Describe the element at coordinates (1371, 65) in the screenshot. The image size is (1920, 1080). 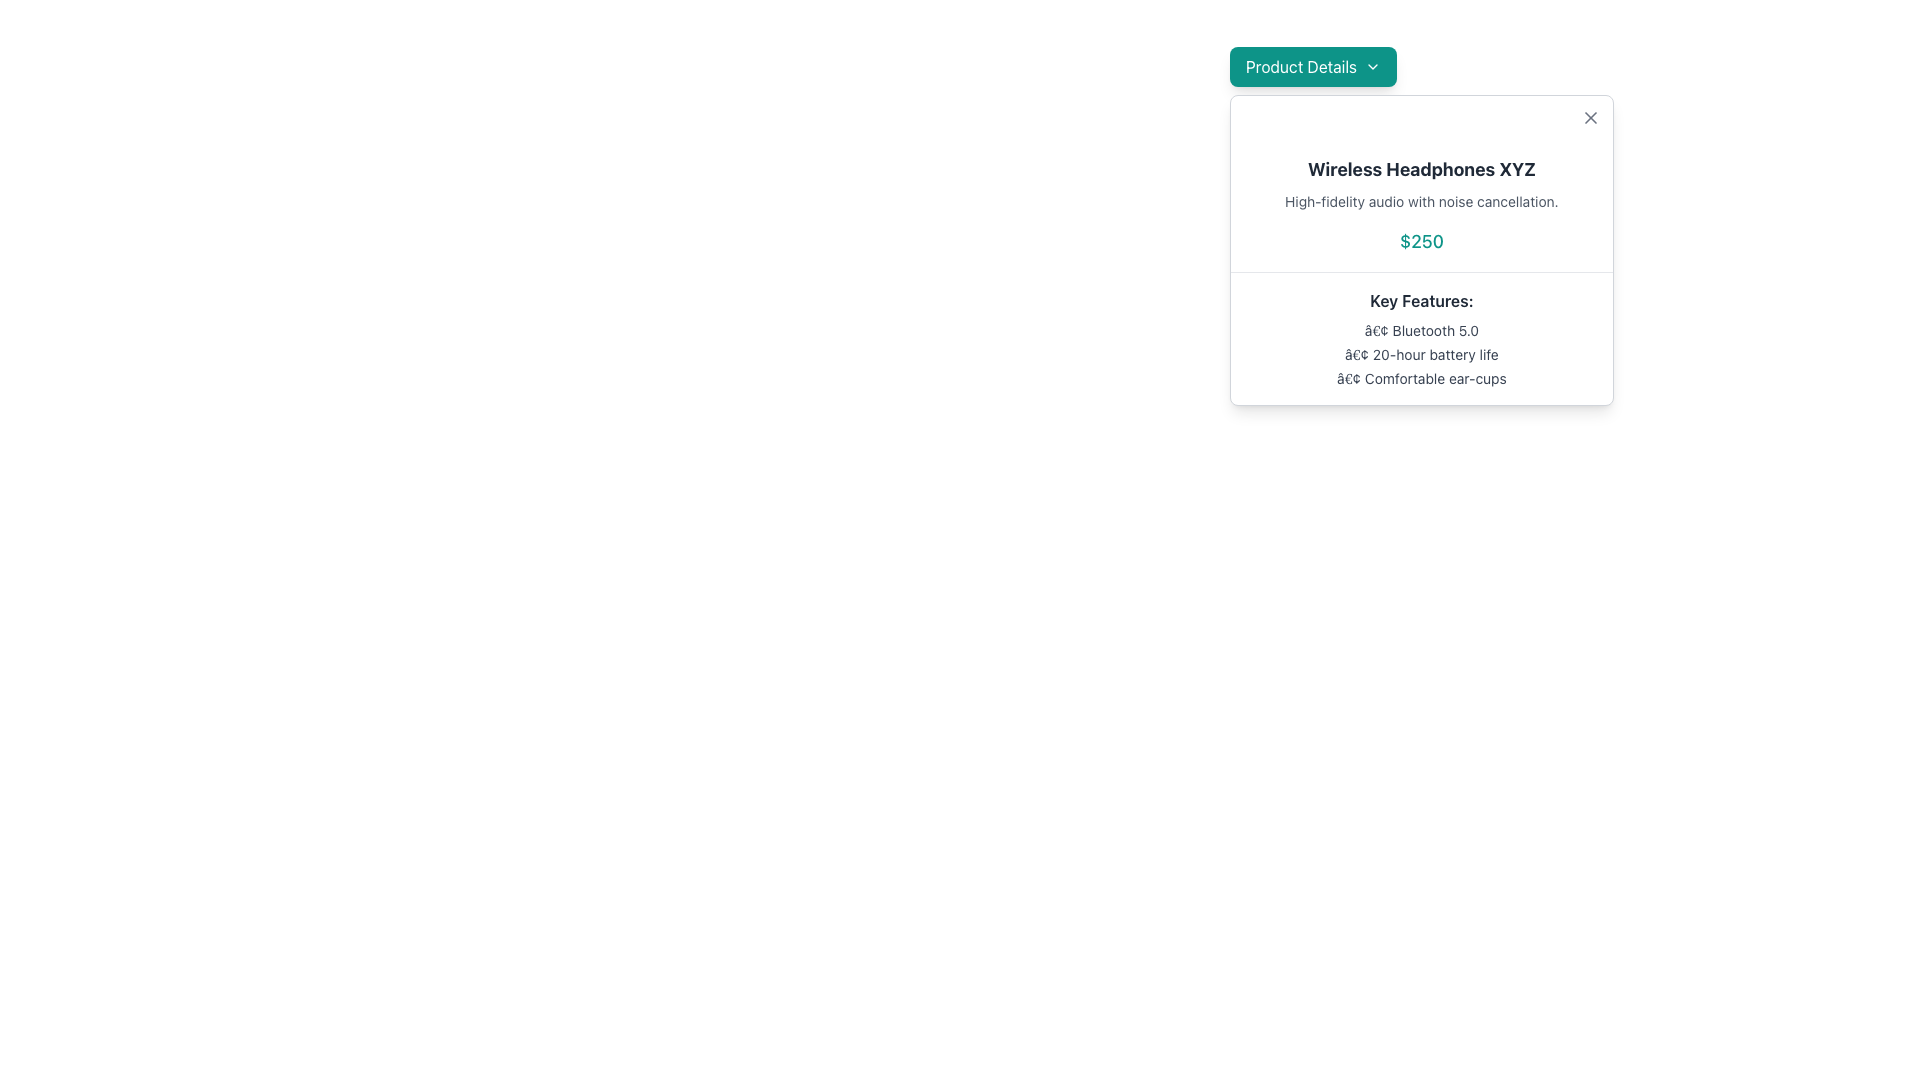
I see `the small downward-facing chevron icon located on the right end of the 'Product Details' button` at that location.